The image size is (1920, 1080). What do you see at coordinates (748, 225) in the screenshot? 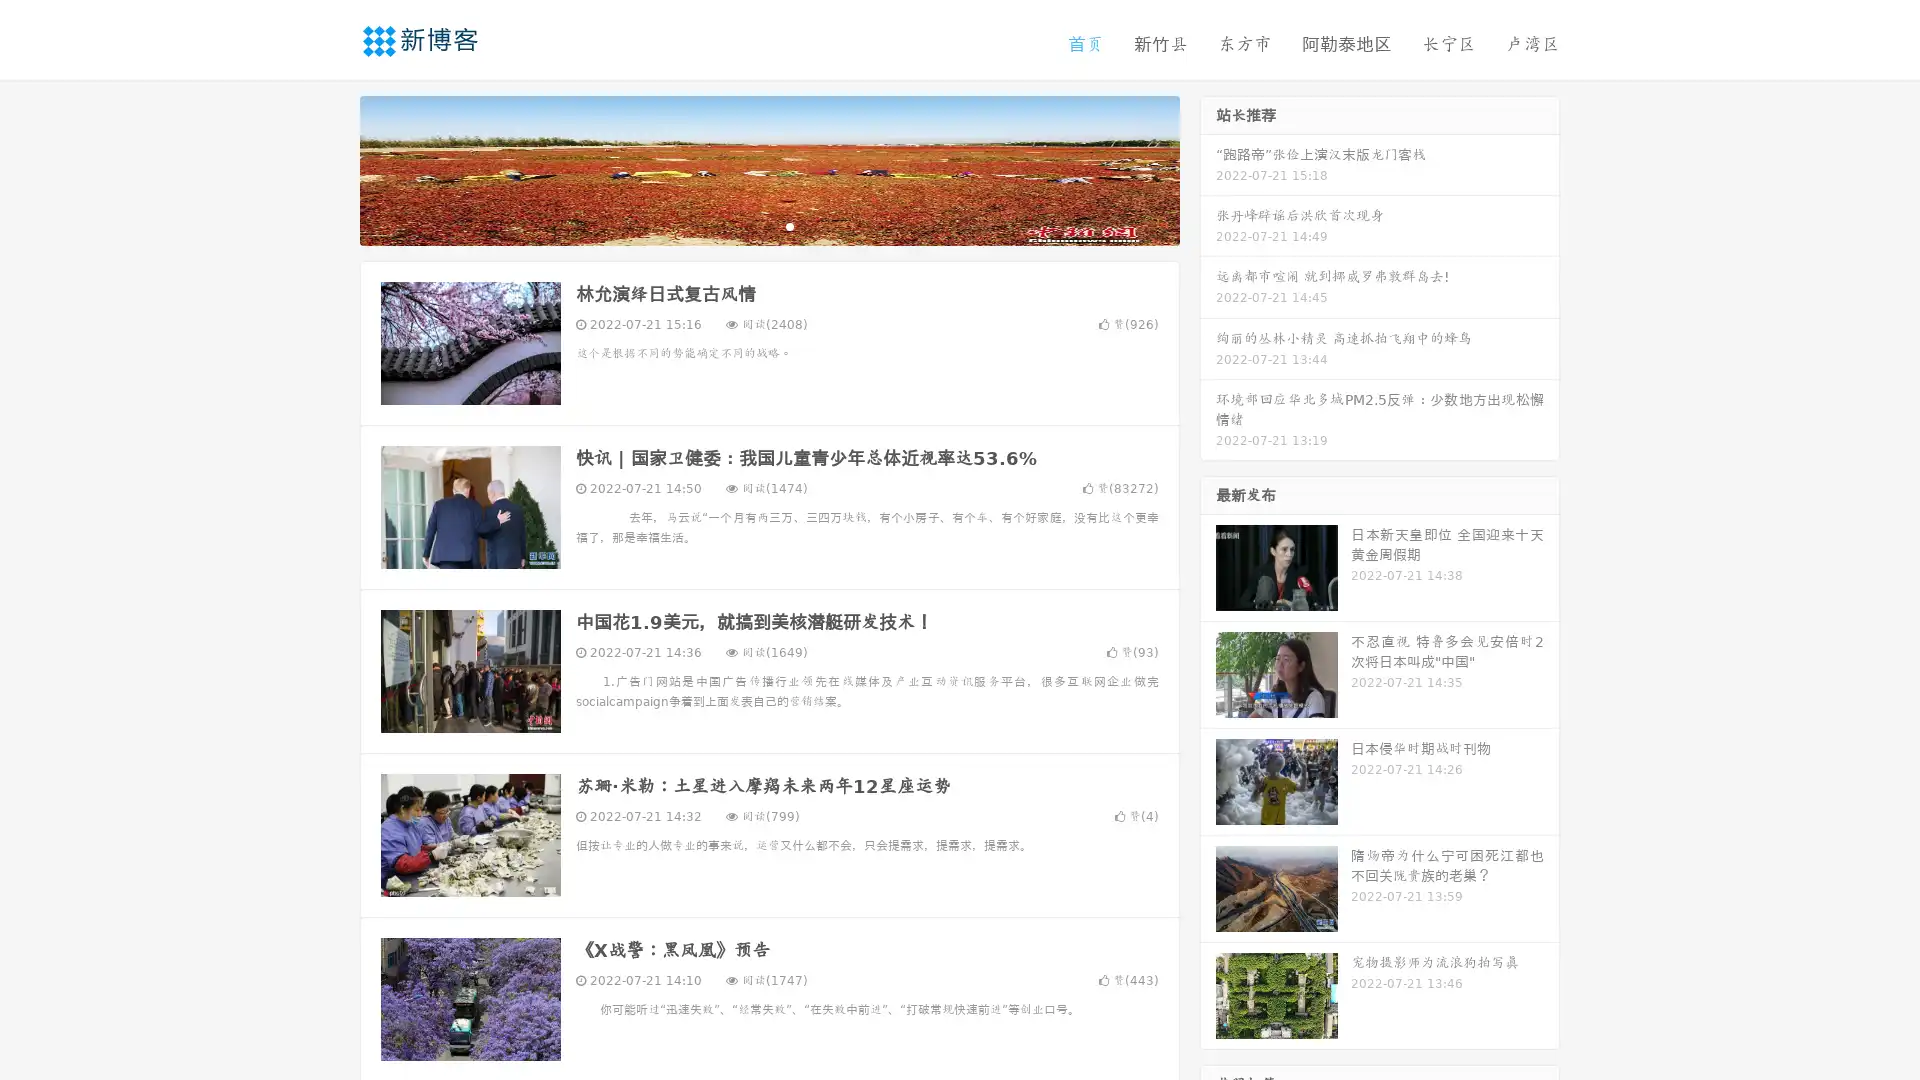
I see `Go to slide 1` at bounding box center [748, 225].